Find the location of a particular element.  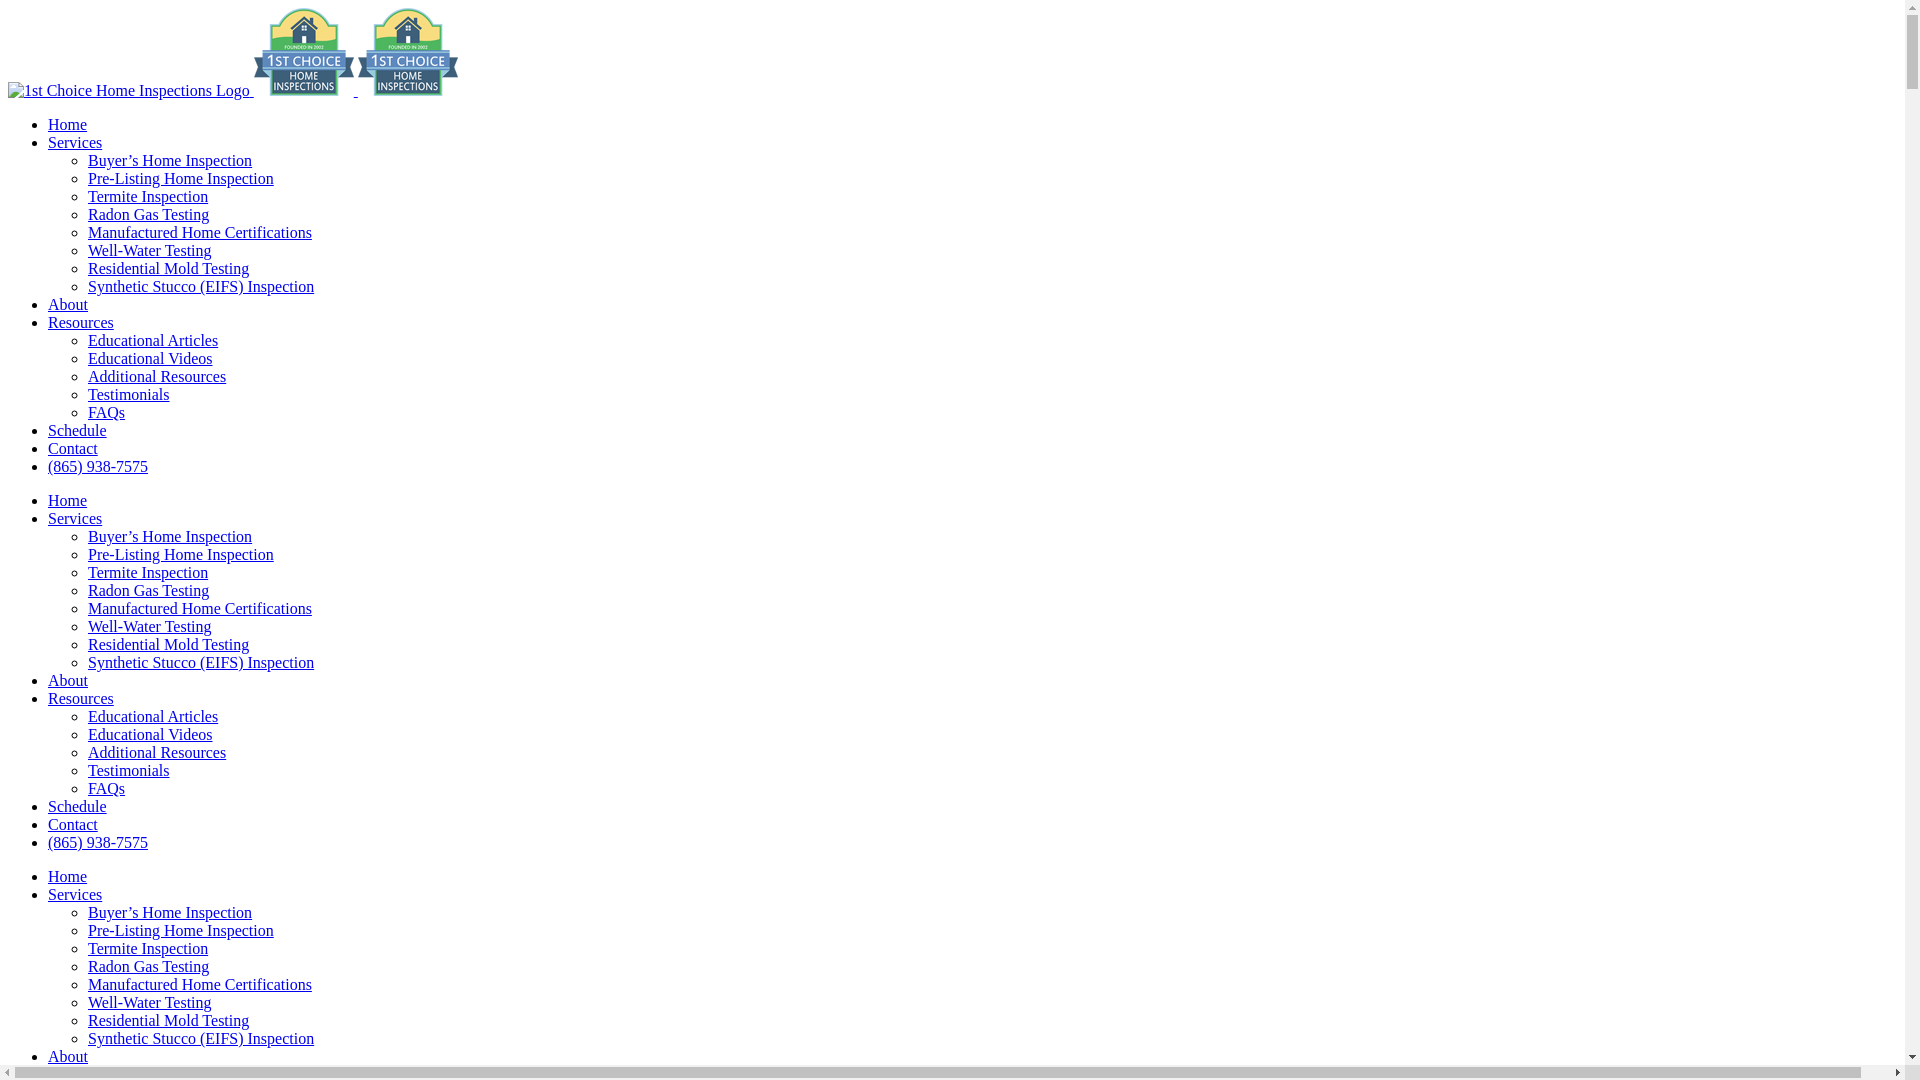

'Home' is located at coordinates (67, 124).